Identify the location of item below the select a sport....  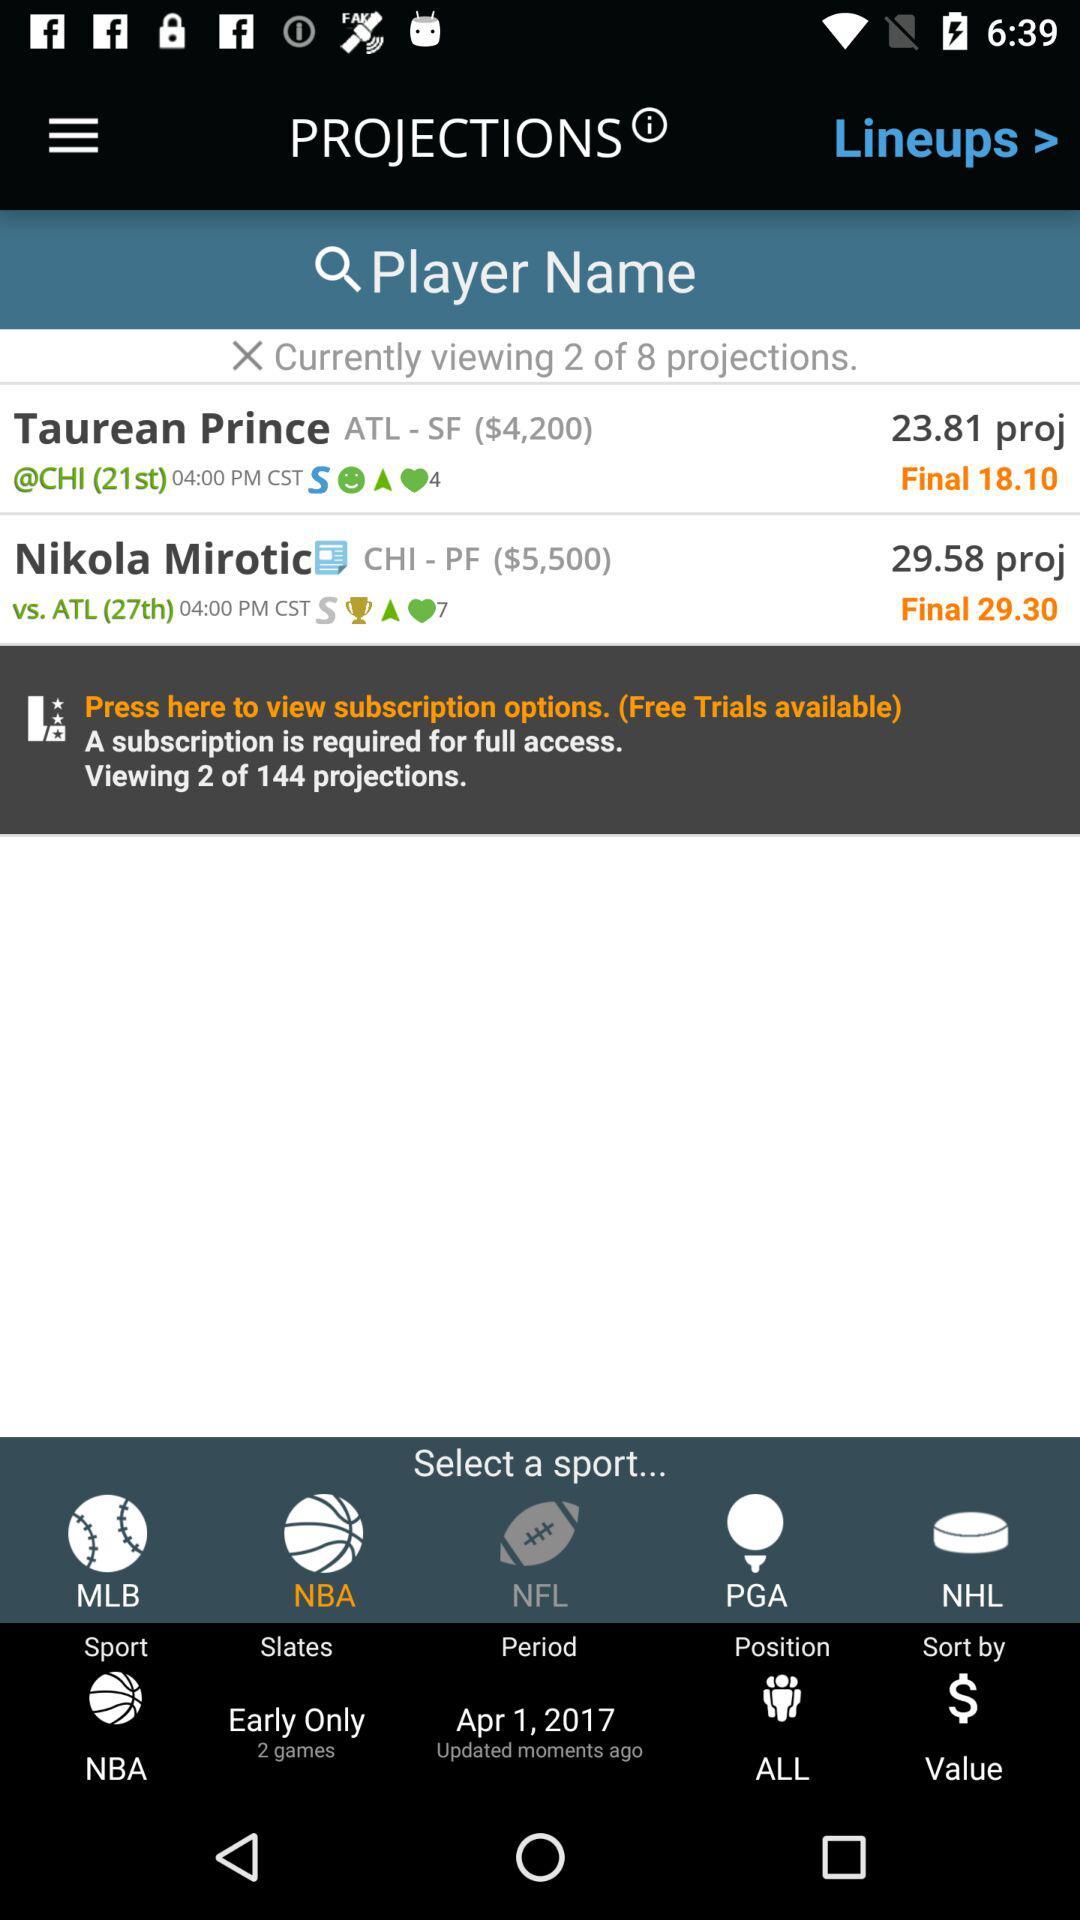
(756, 1553).